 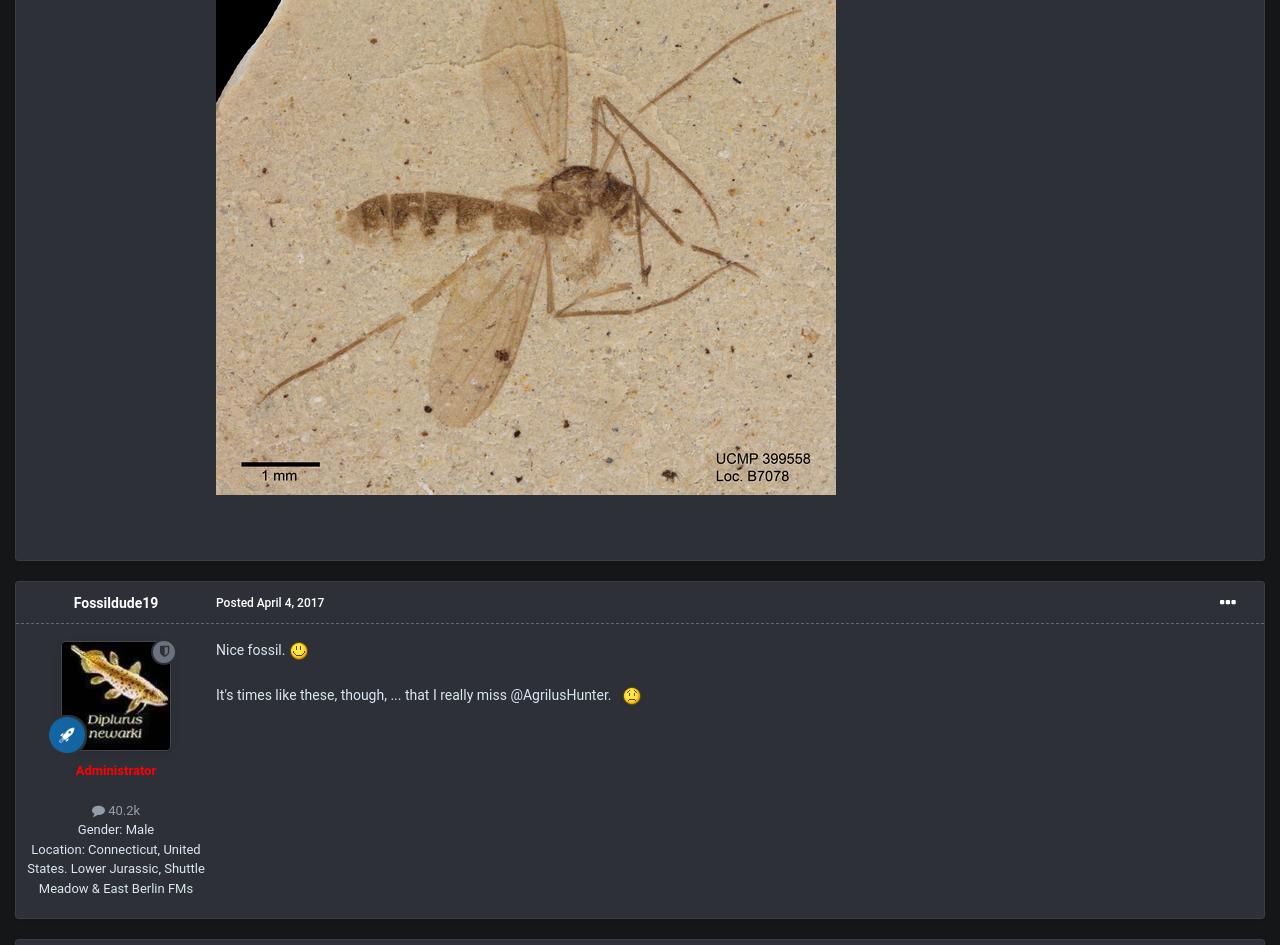 What do you see at coordinates (216, 603) in the screenshot?
I see `'Posted'` at bounding box center [216, 603].